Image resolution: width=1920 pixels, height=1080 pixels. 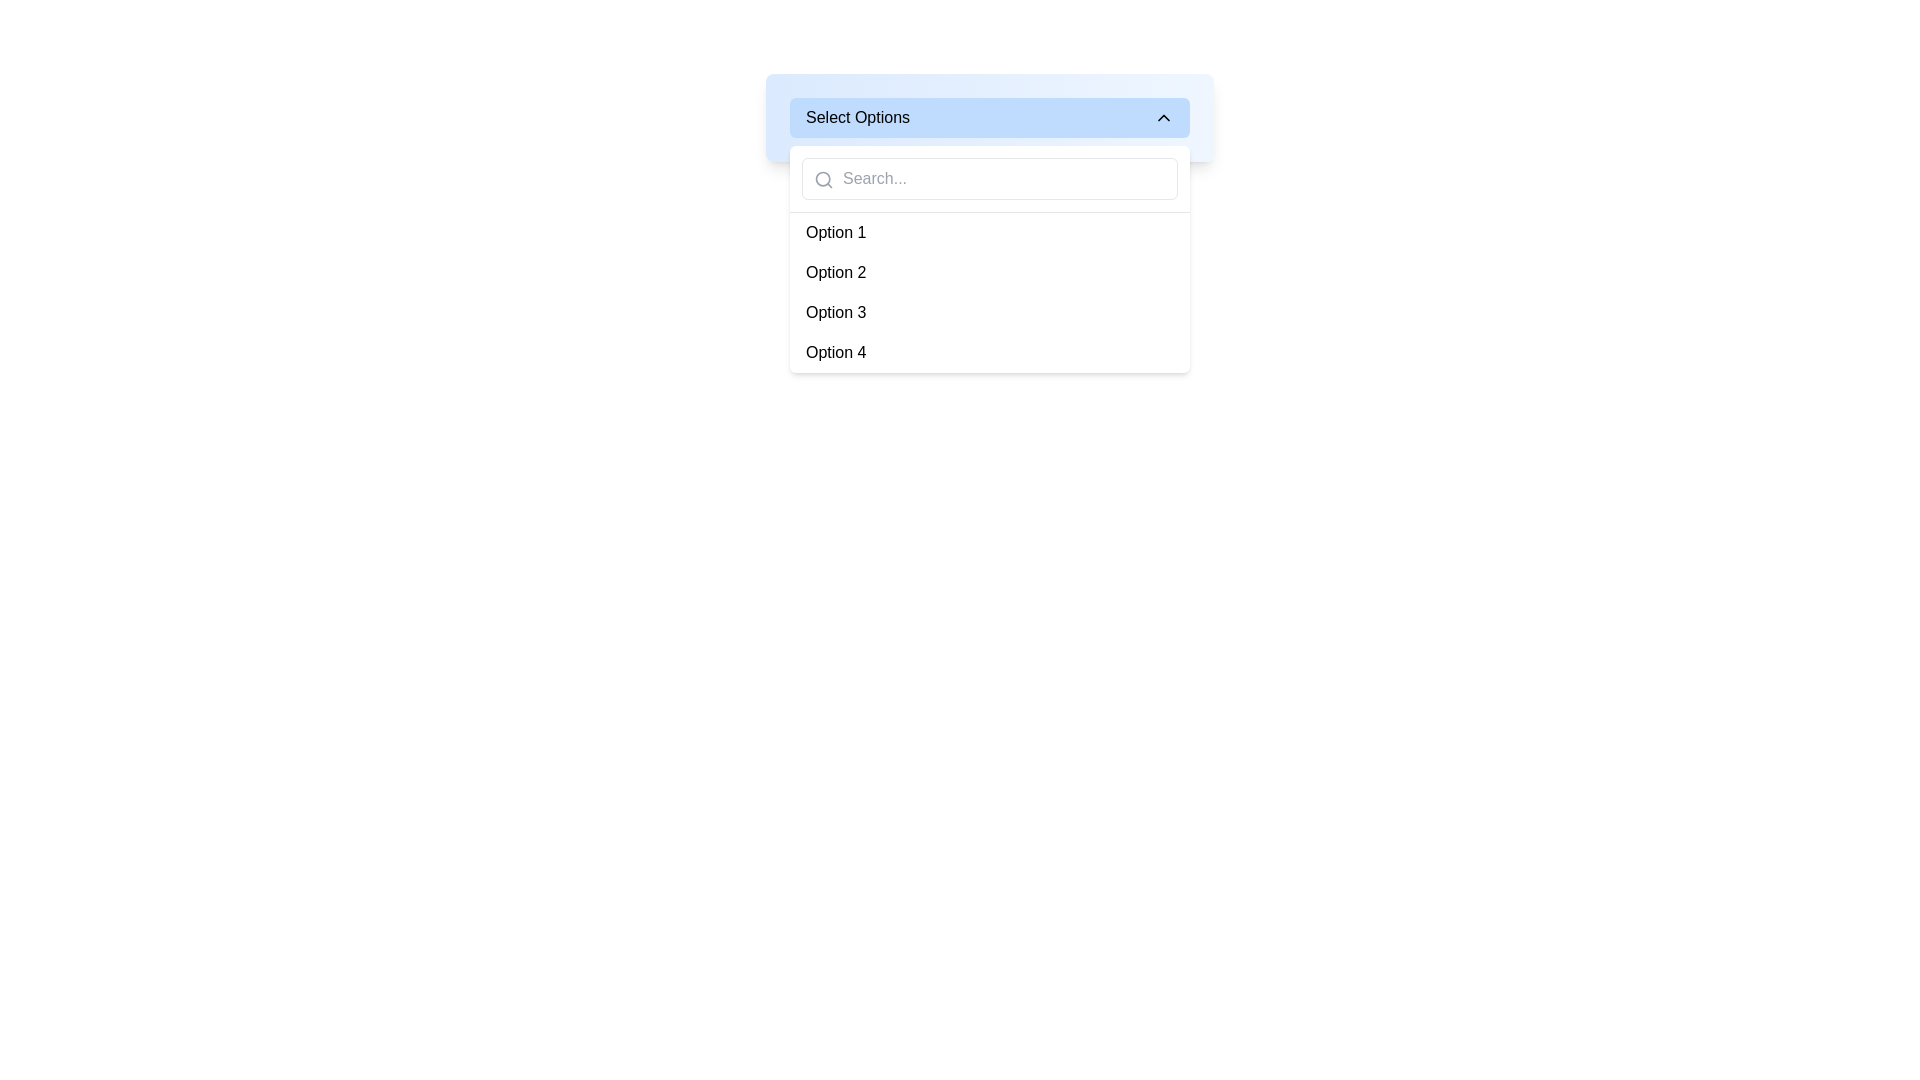 I want to click on the third option in the dropdown menu, which is labeled 'Option 3', so click(x=836, y=312).